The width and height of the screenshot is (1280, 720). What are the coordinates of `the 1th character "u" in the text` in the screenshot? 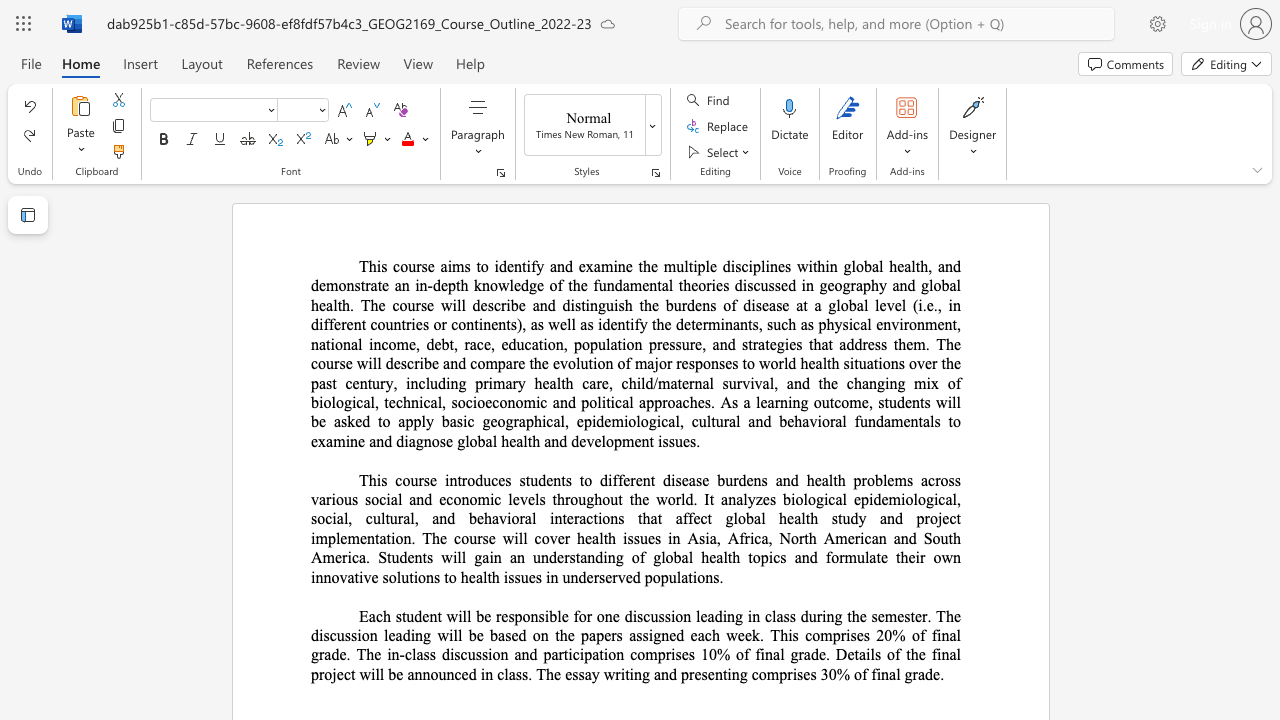 It's located at (672, 577).